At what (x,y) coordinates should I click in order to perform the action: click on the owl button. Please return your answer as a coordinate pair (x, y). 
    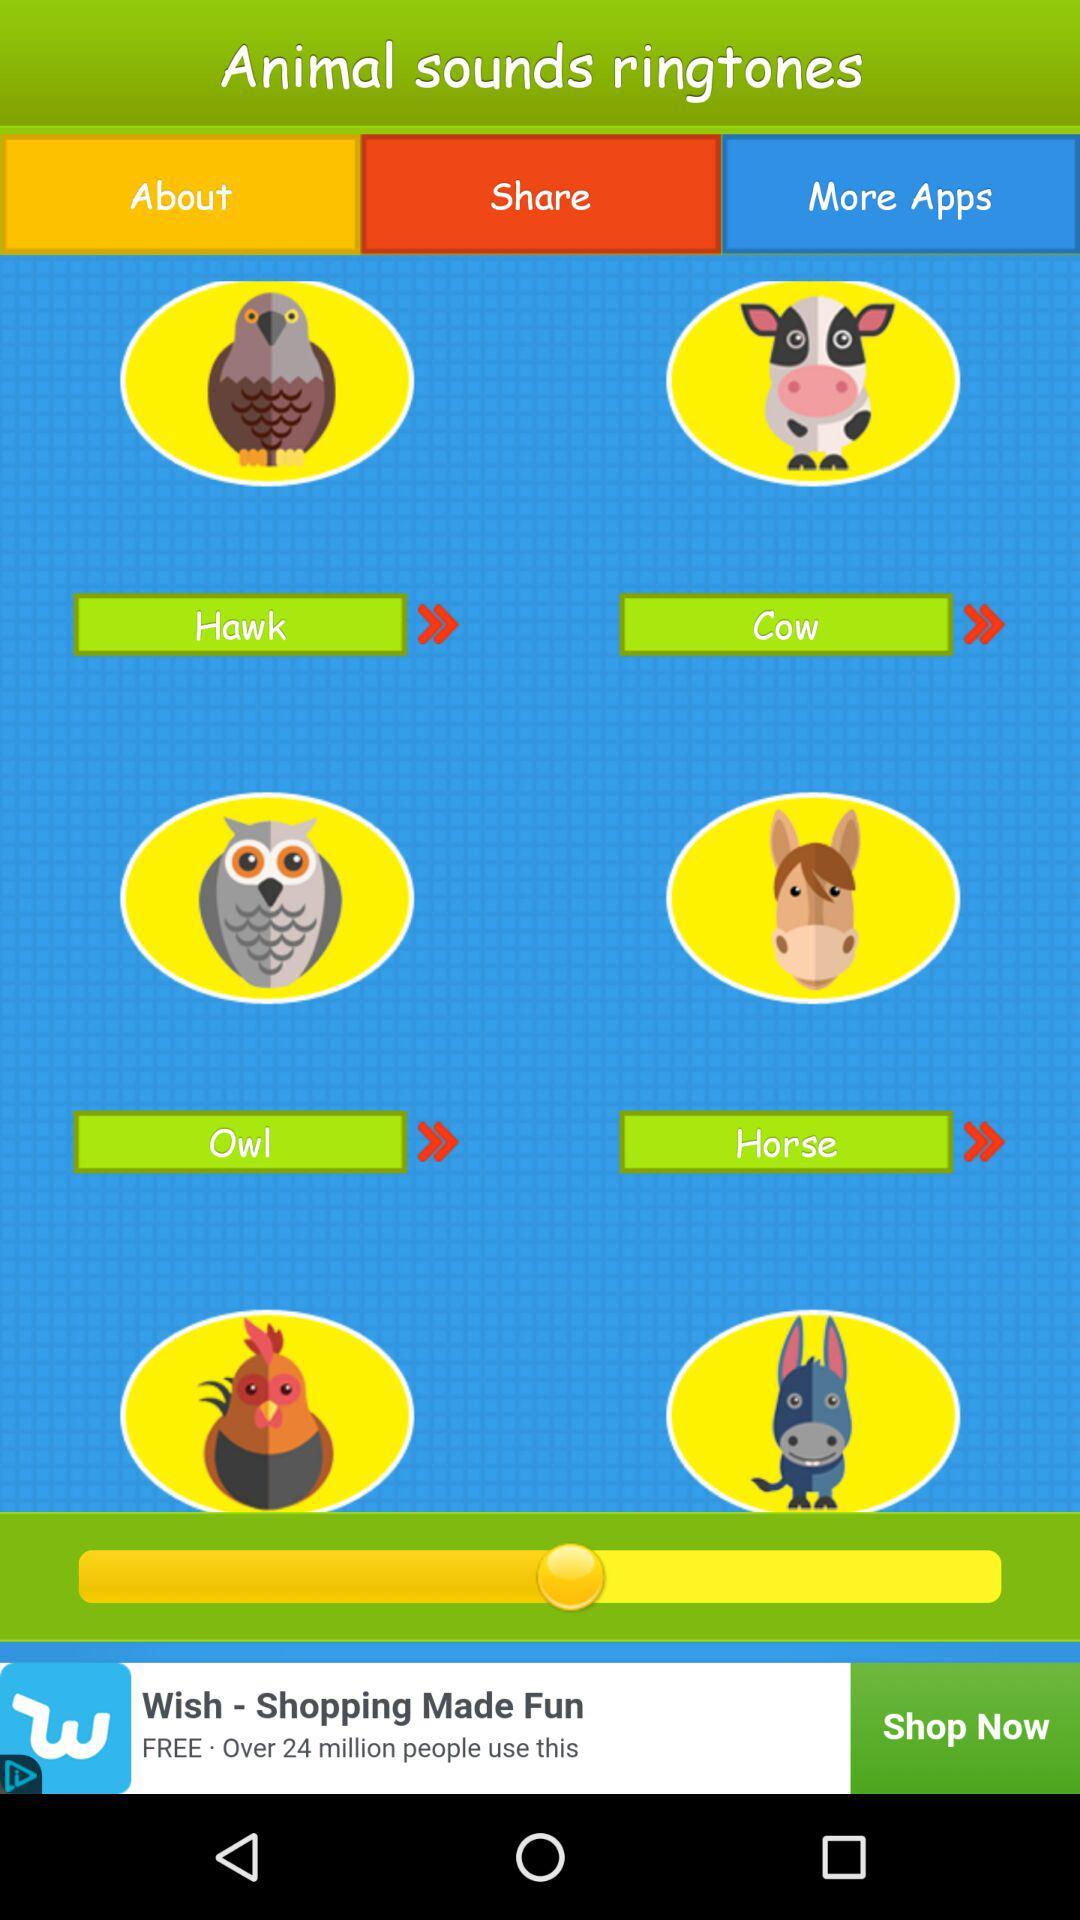
    Looking at the image, I should click on (239, 1141).